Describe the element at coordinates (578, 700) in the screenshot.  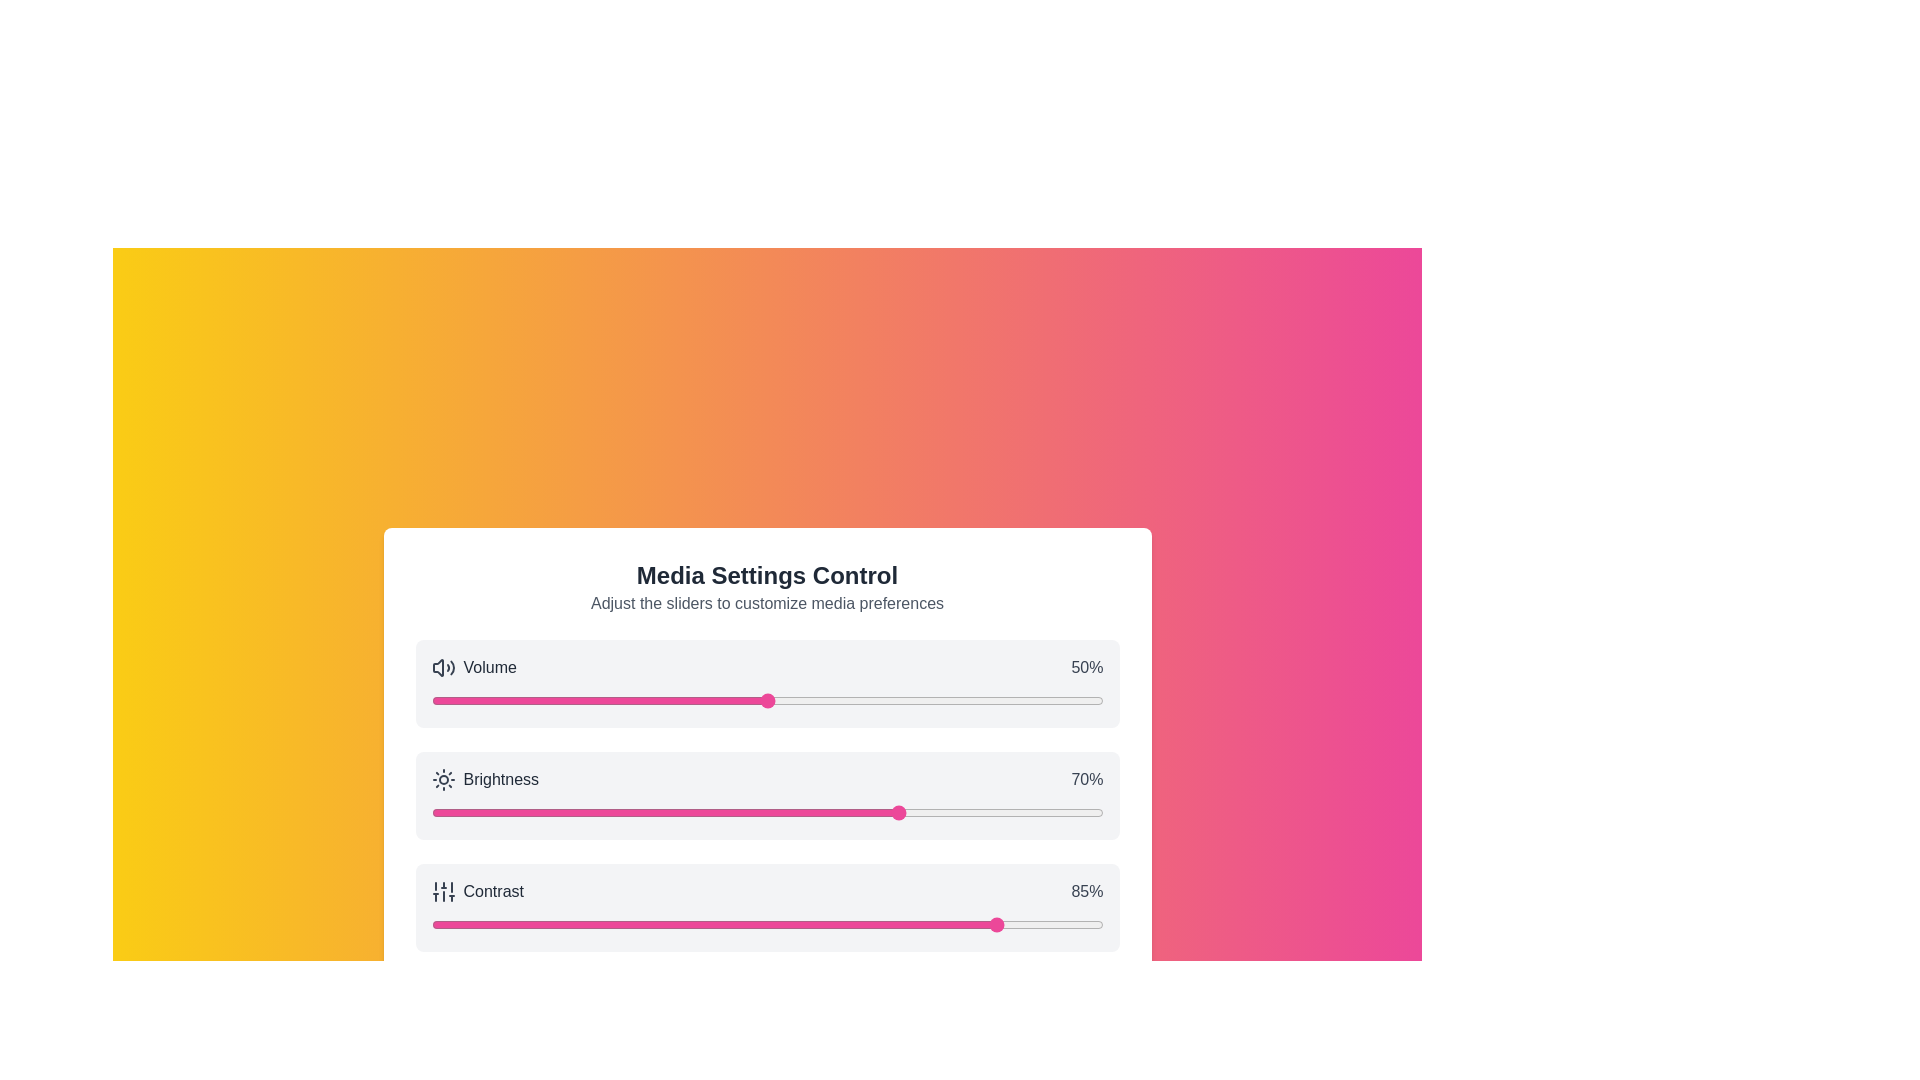
I see `the 0 slider to 22%` at that location.